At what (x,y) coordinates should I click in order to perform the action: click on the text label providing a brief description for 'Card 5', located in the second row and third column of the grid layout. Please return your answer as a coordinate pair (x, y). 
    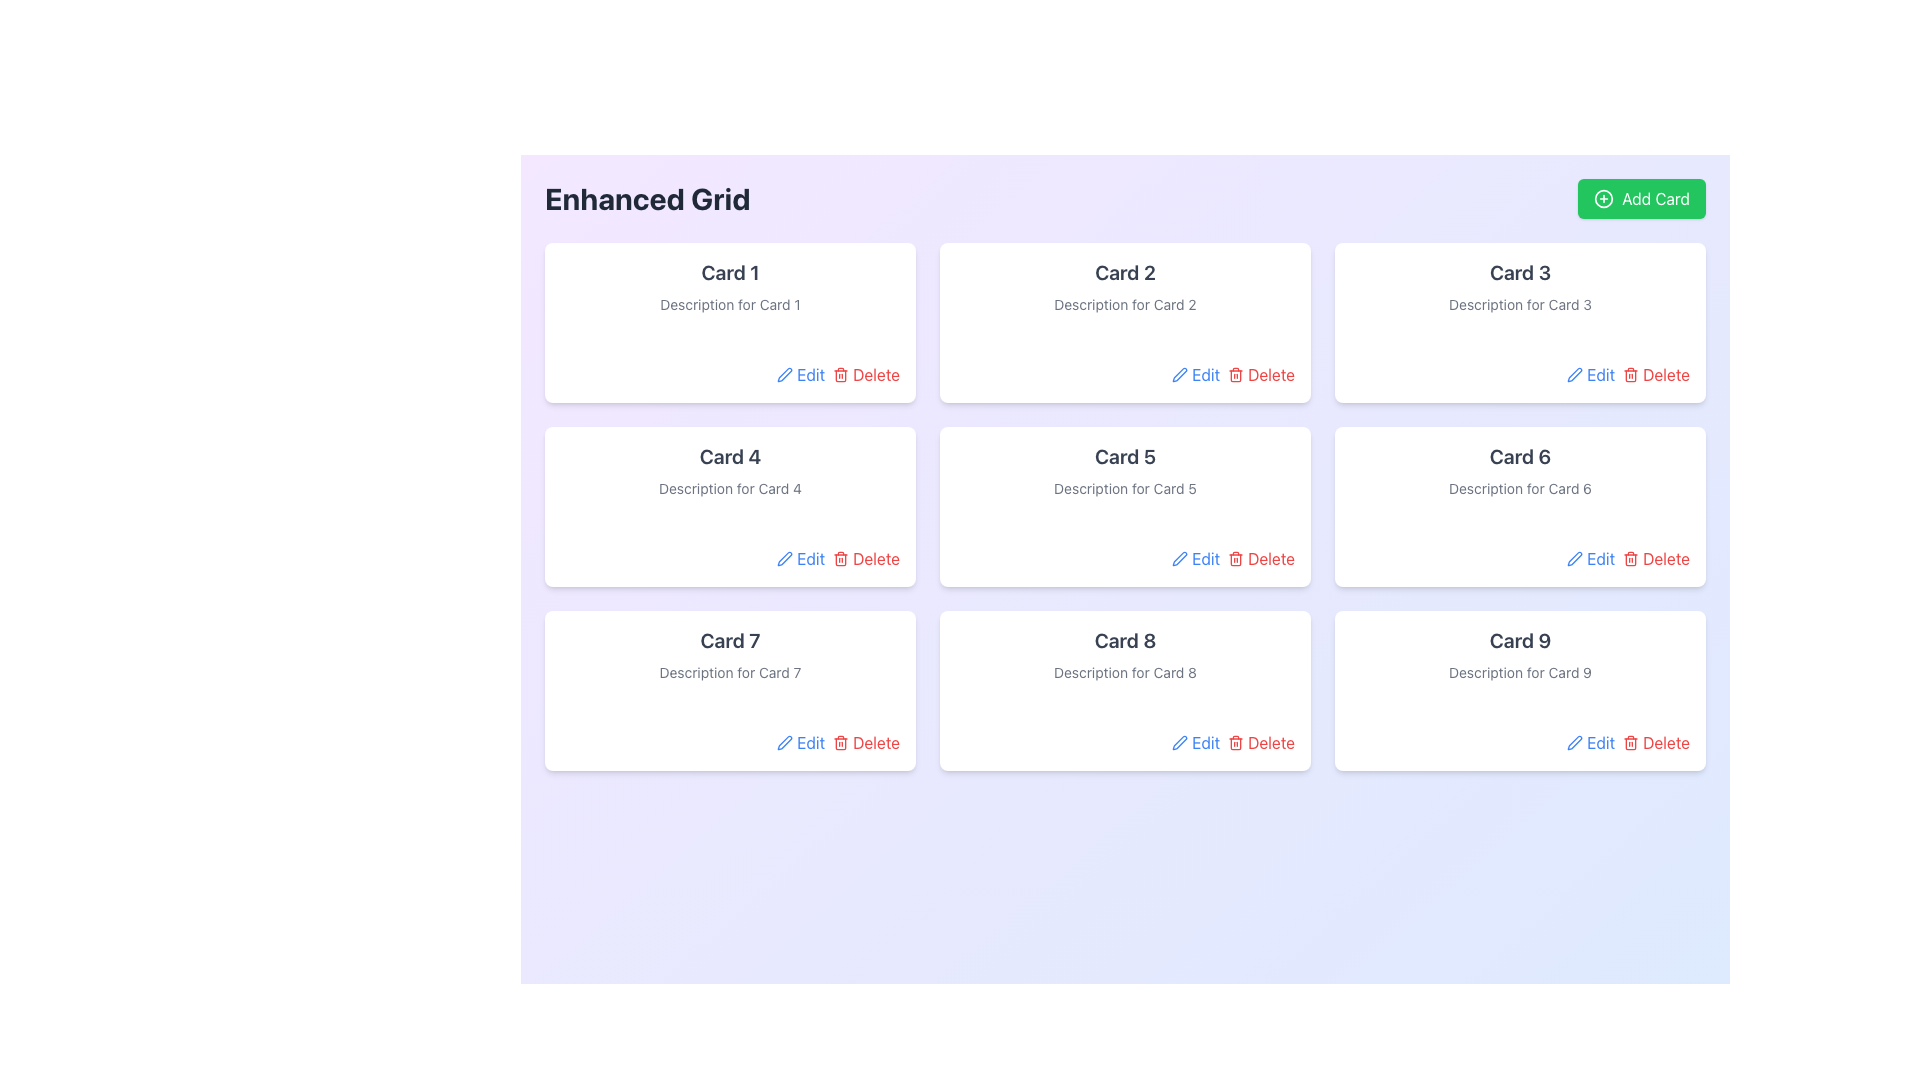
    Looking at the image, I should click on (1125, 489).